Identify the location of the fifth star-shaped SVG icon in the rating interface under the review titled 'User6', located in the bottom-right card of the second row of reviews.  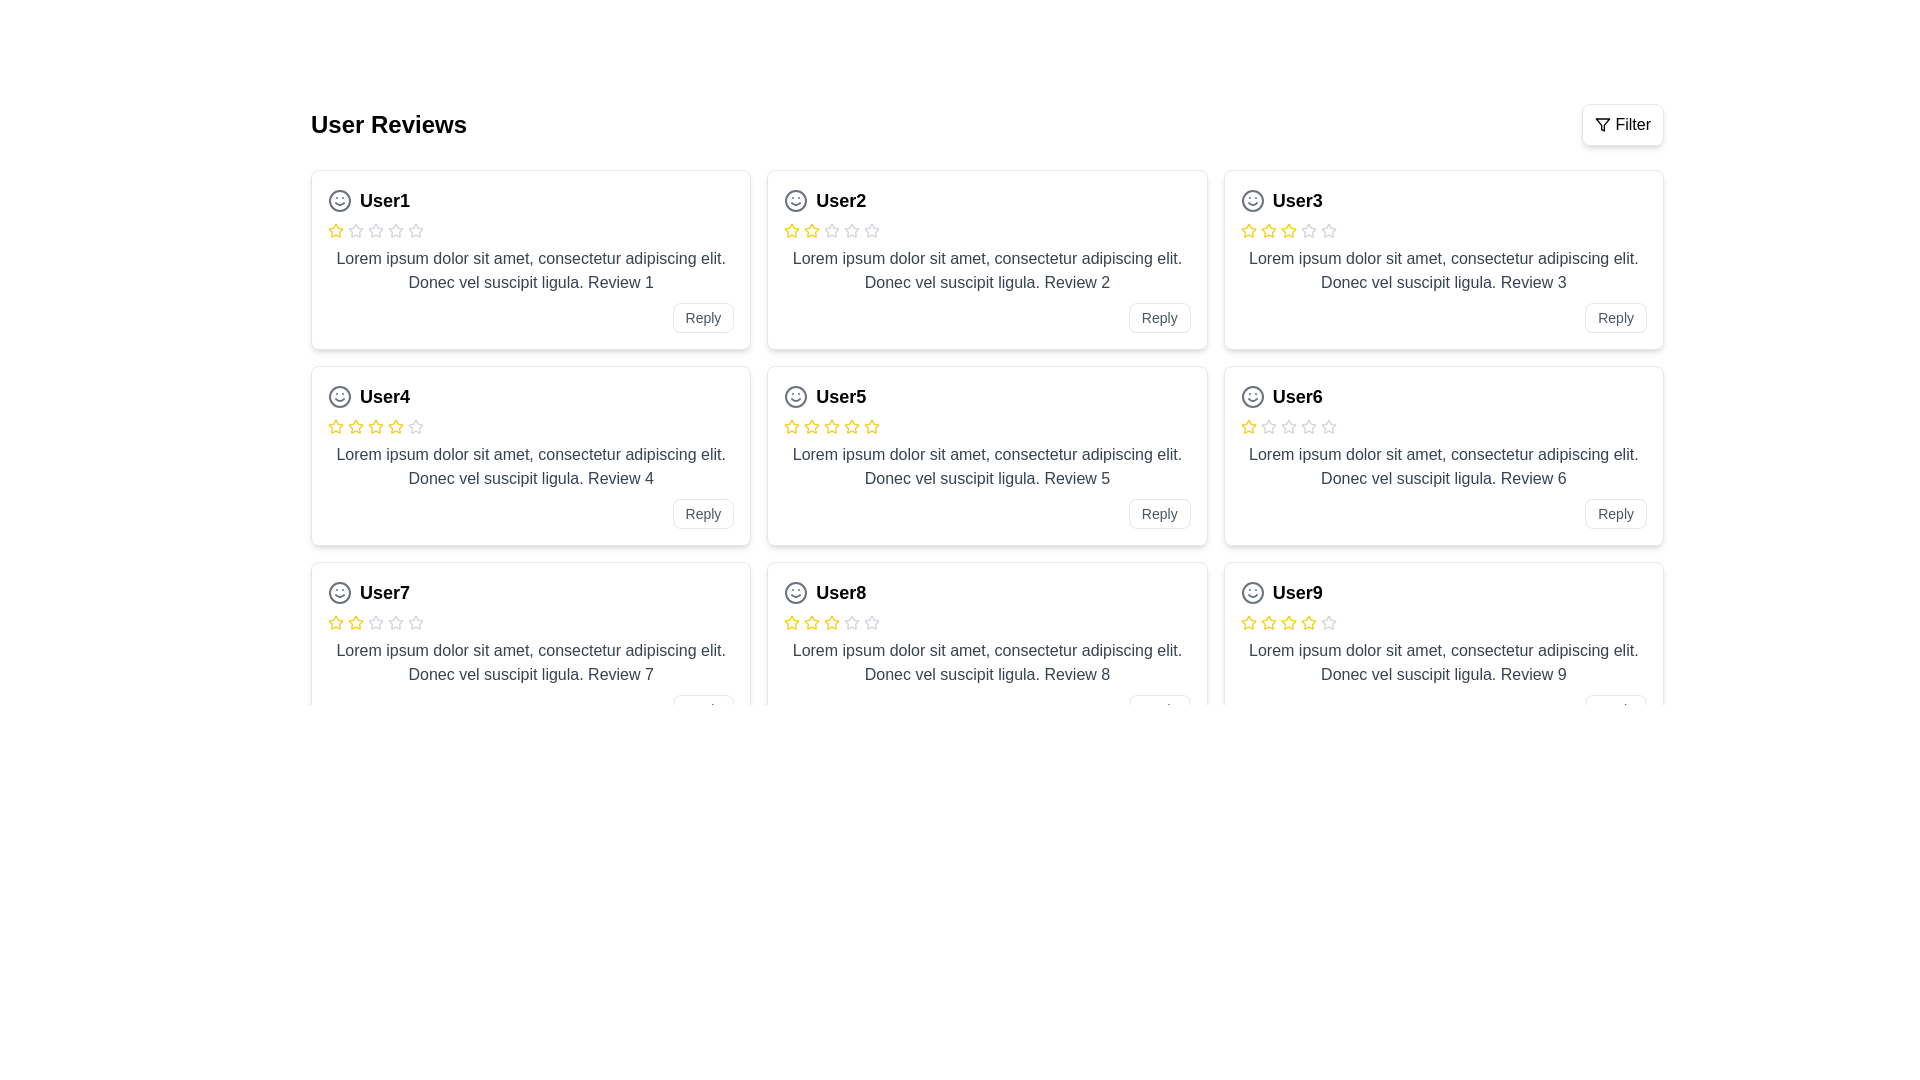
(1308, 426).